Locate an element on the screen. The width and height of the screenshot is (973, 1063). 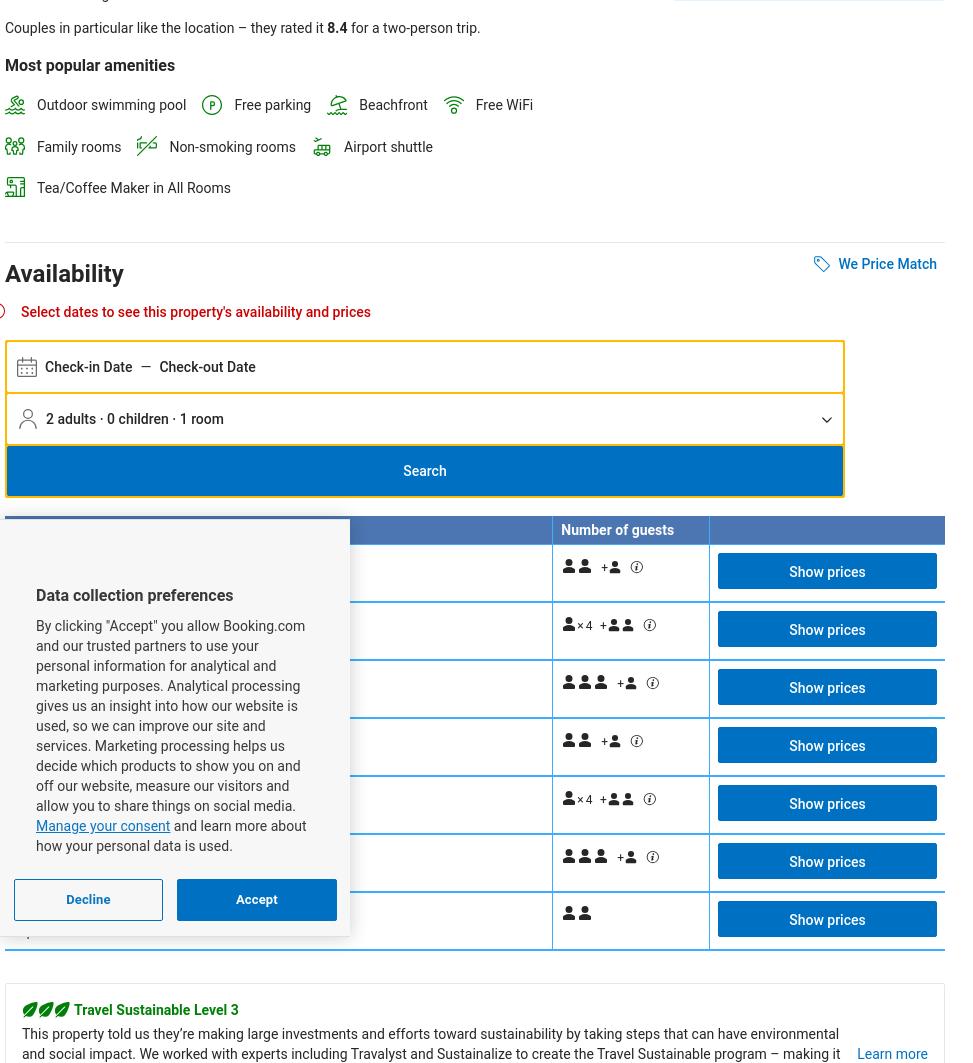
'Suite Executive Double Room' is located at coordinates (113, 851).